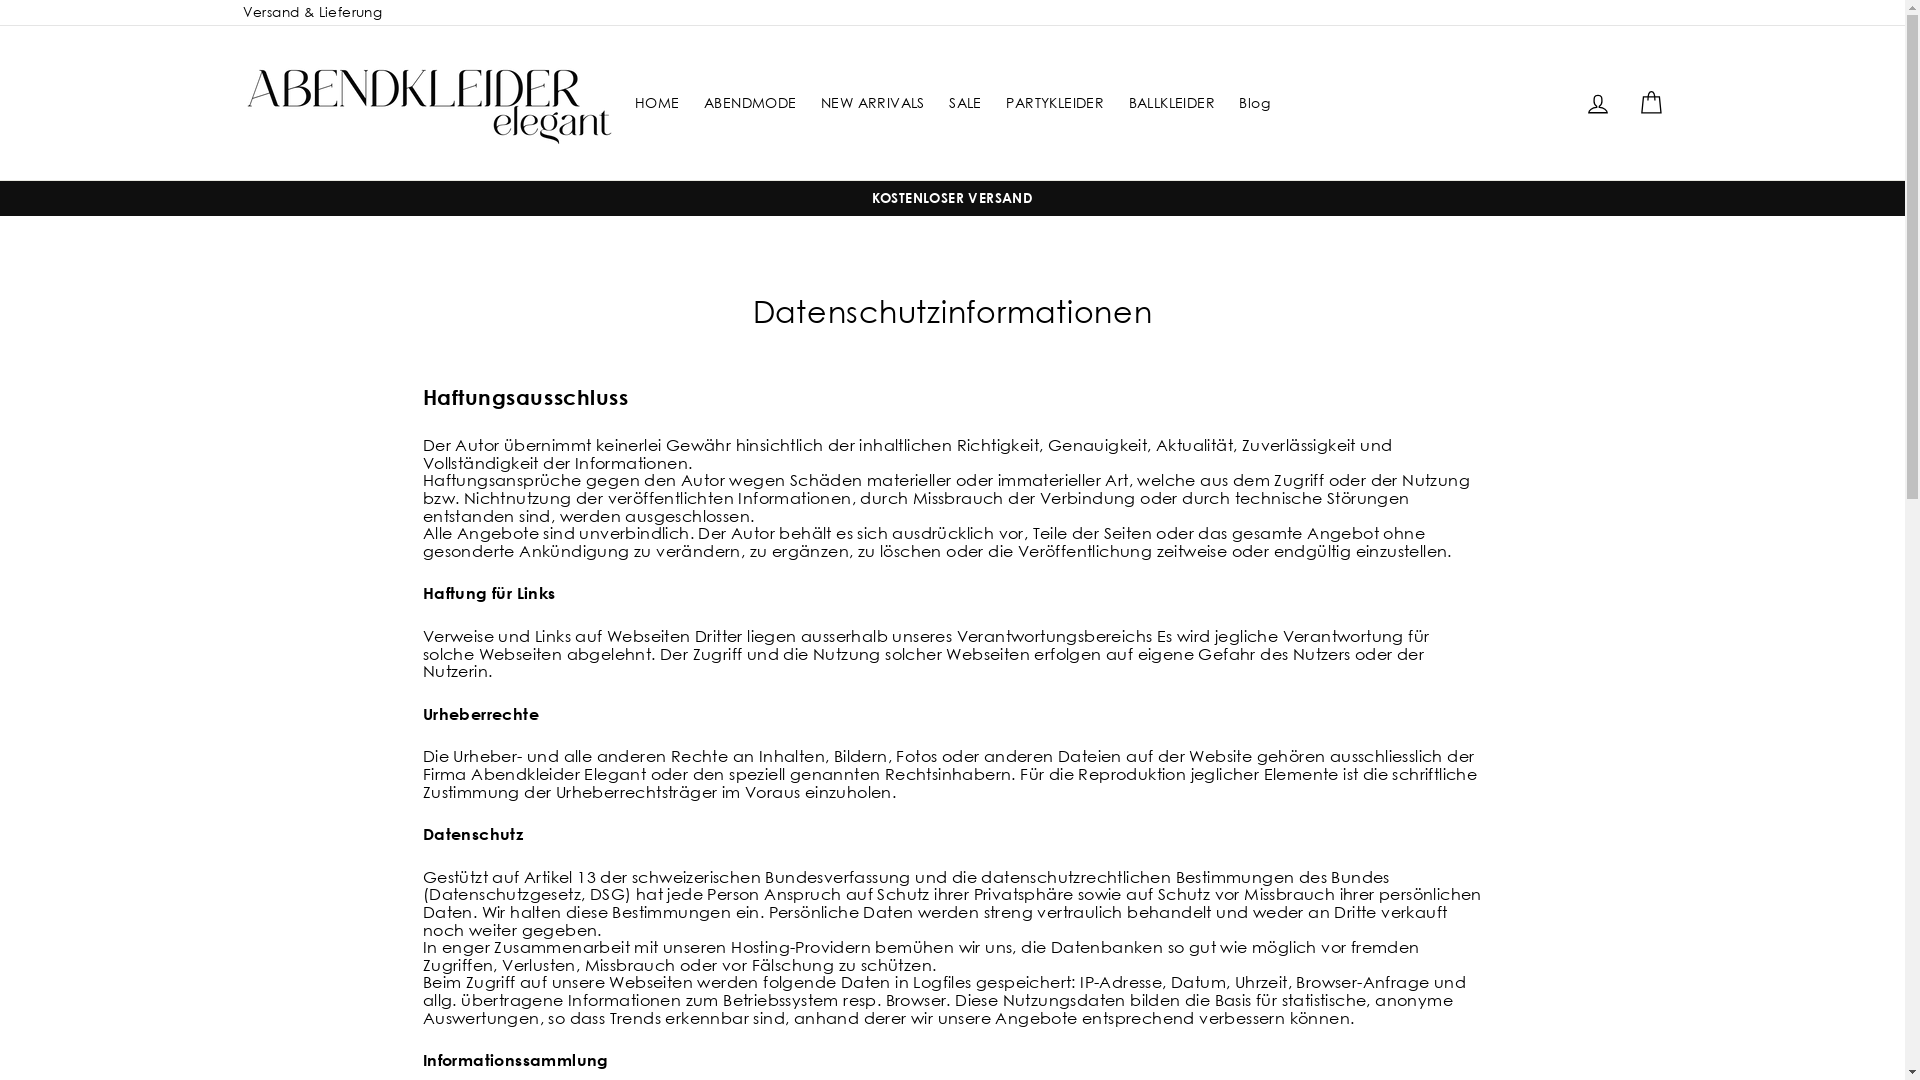 The height and width of the screenshot is (1080, 1920). What do you see at coordinates (965, 103) in the screenshot?
I see `'SALE'` at bounding box center [965, 103].